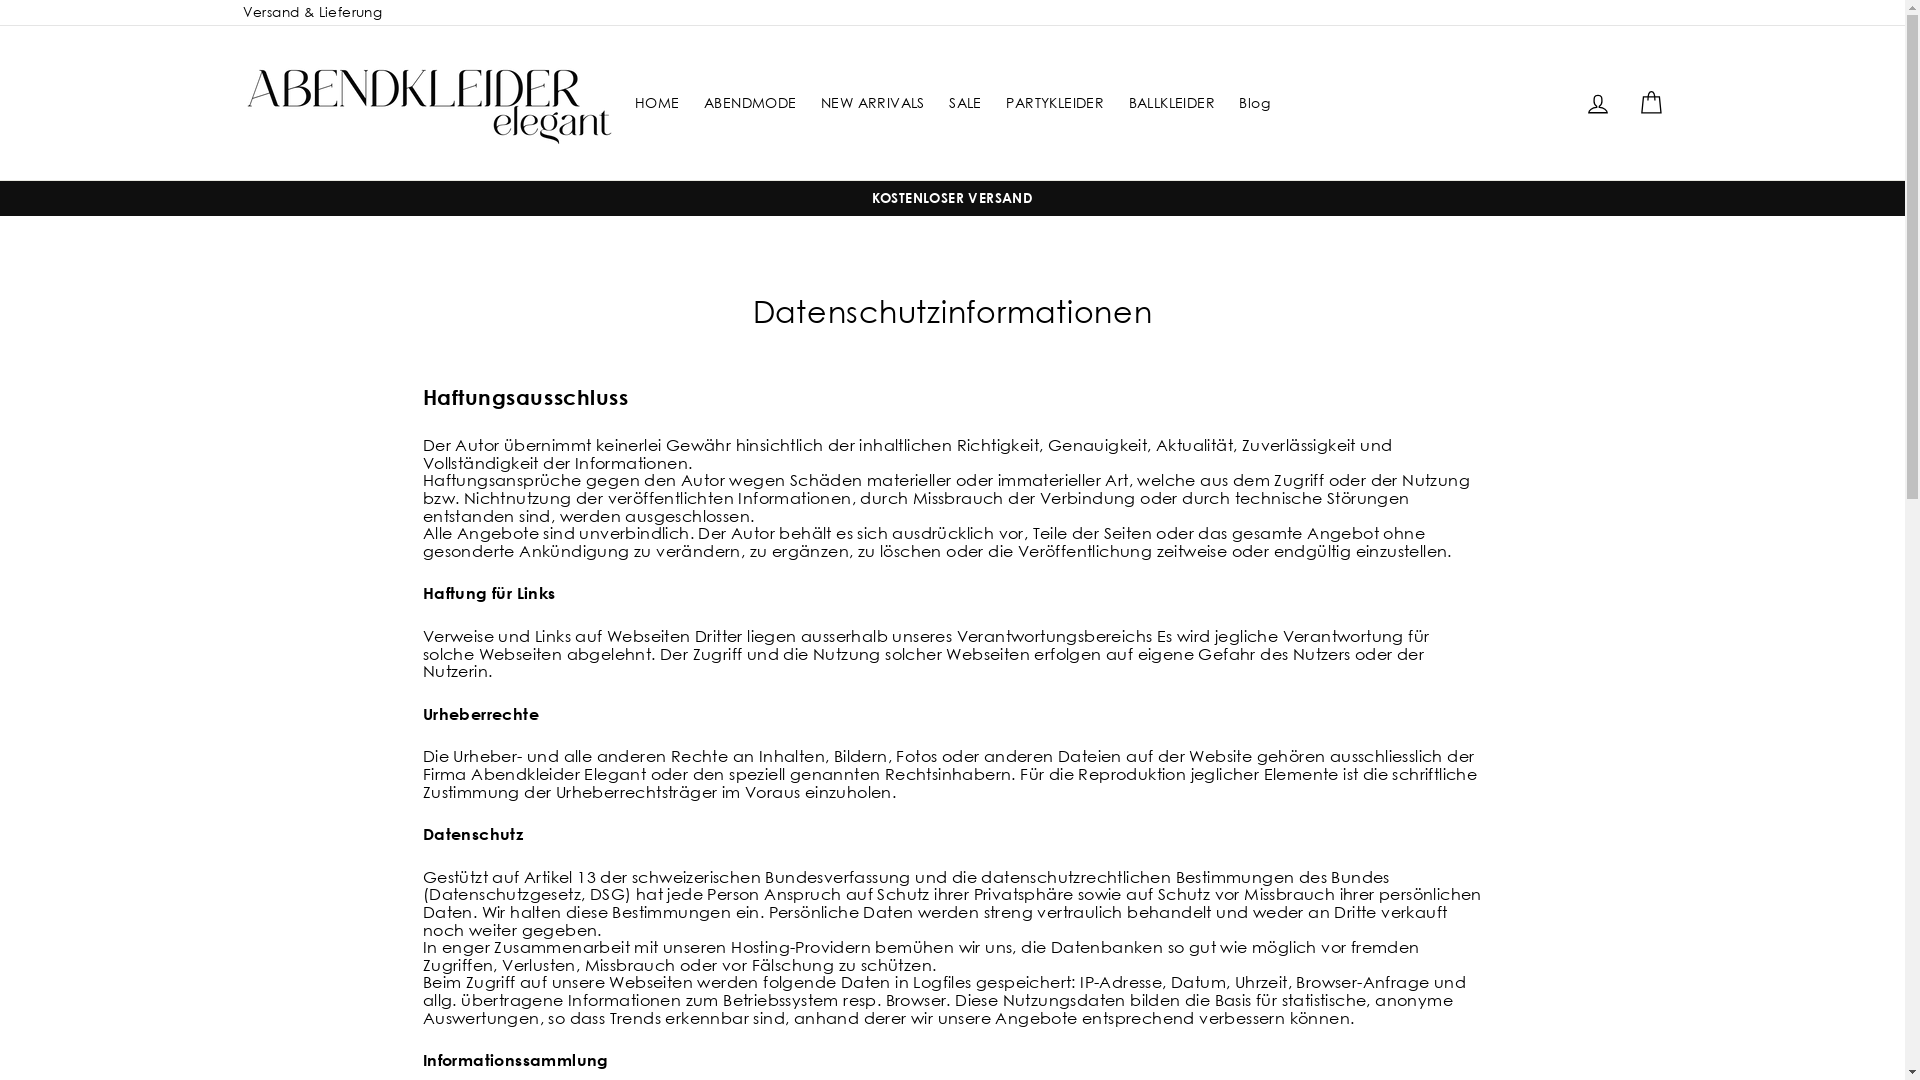 The height and width of the screenshot is (1080, 1920). What do you see at coordinates (965, 103) in the screenshot?
I see `'SALE'` at bounding box center [965, 103].